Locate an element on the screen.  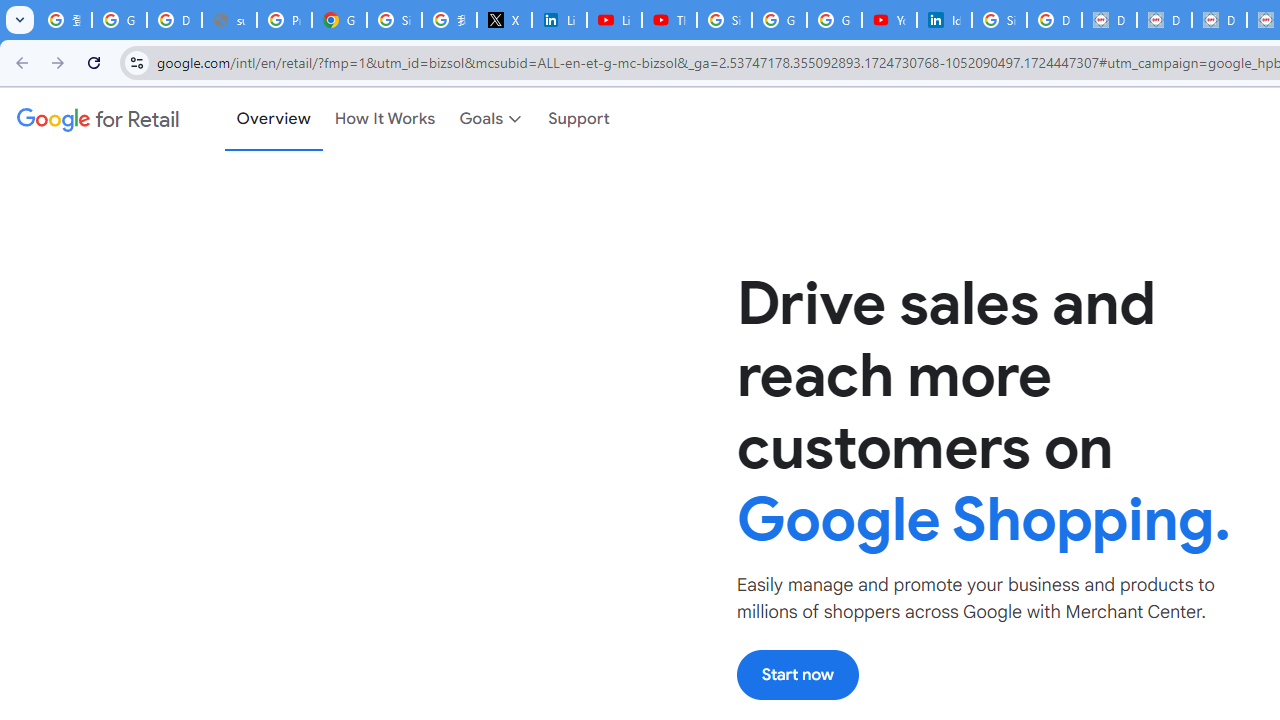
'Privacy Help Center - Policies Help' is located at coordinates (283, 20).